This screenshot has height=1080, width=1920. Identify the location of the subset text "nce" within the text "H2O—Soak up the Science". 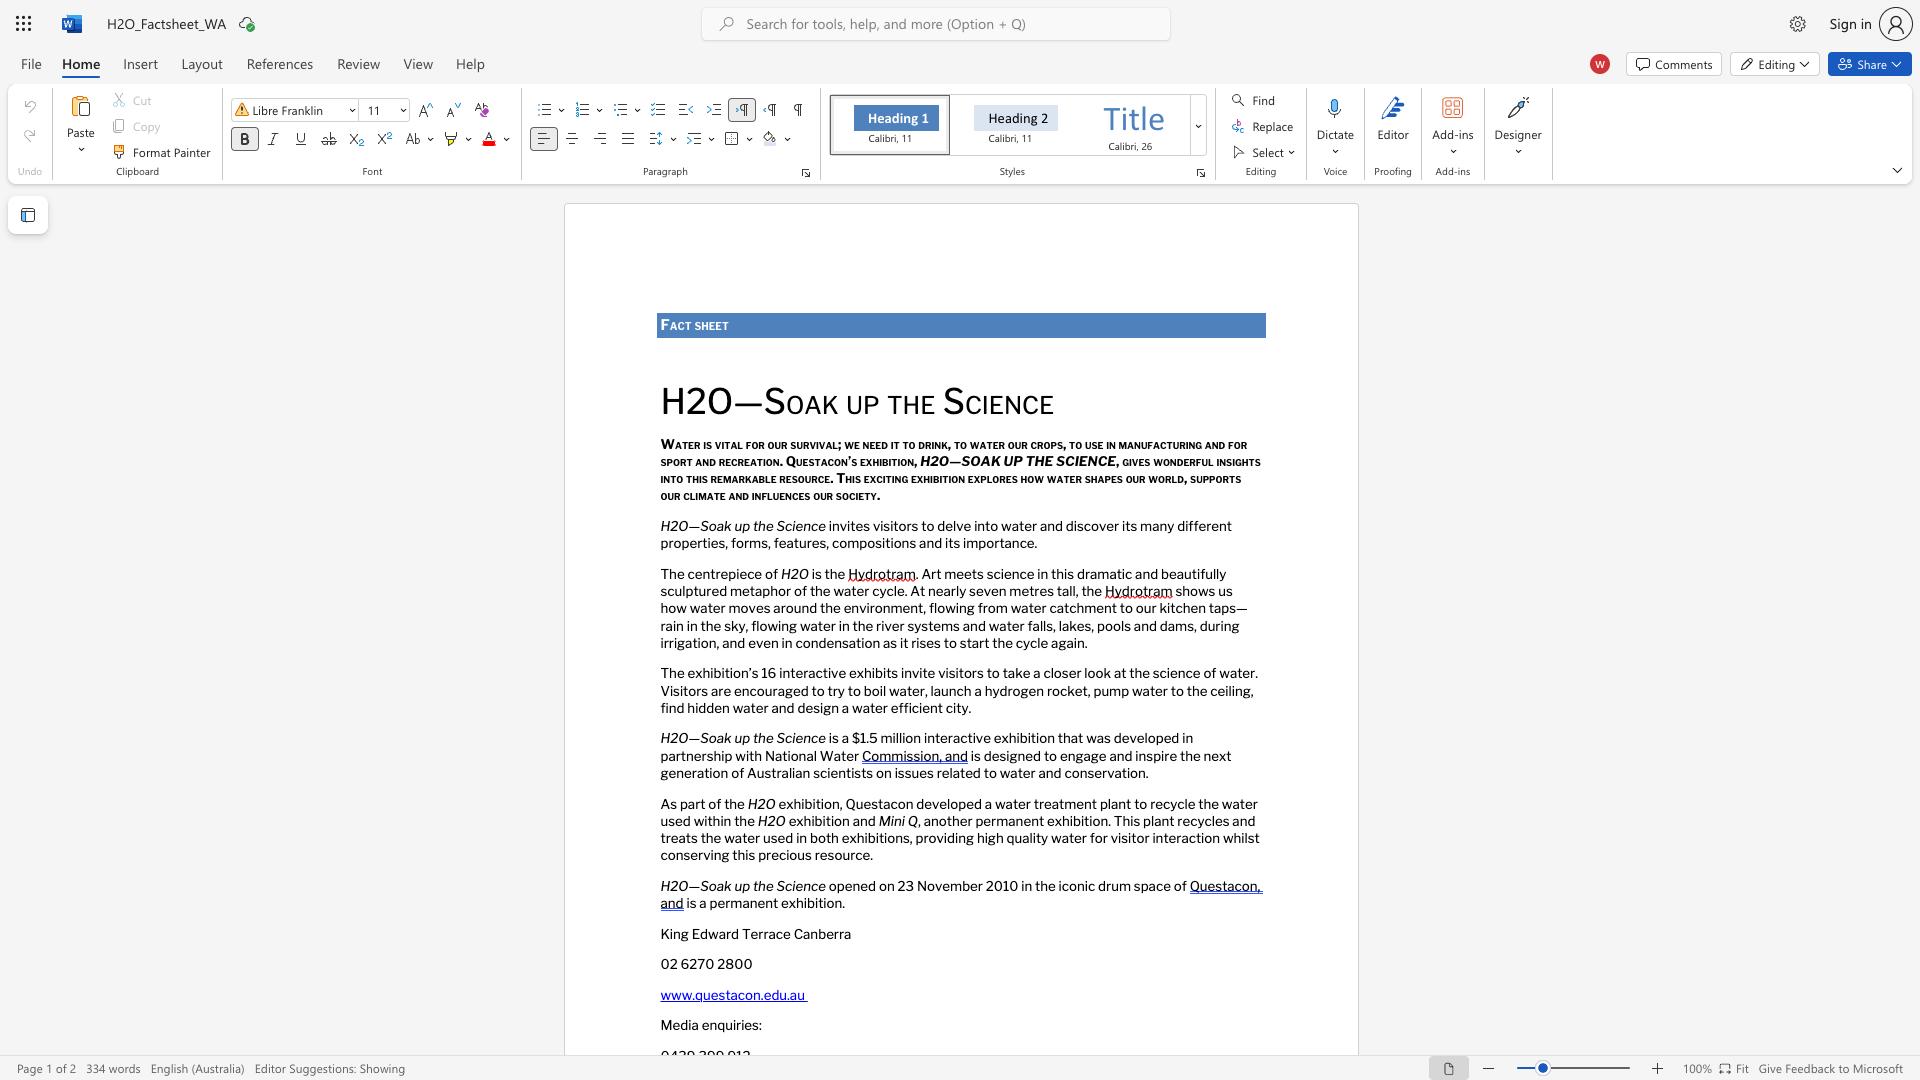
(803, 884).